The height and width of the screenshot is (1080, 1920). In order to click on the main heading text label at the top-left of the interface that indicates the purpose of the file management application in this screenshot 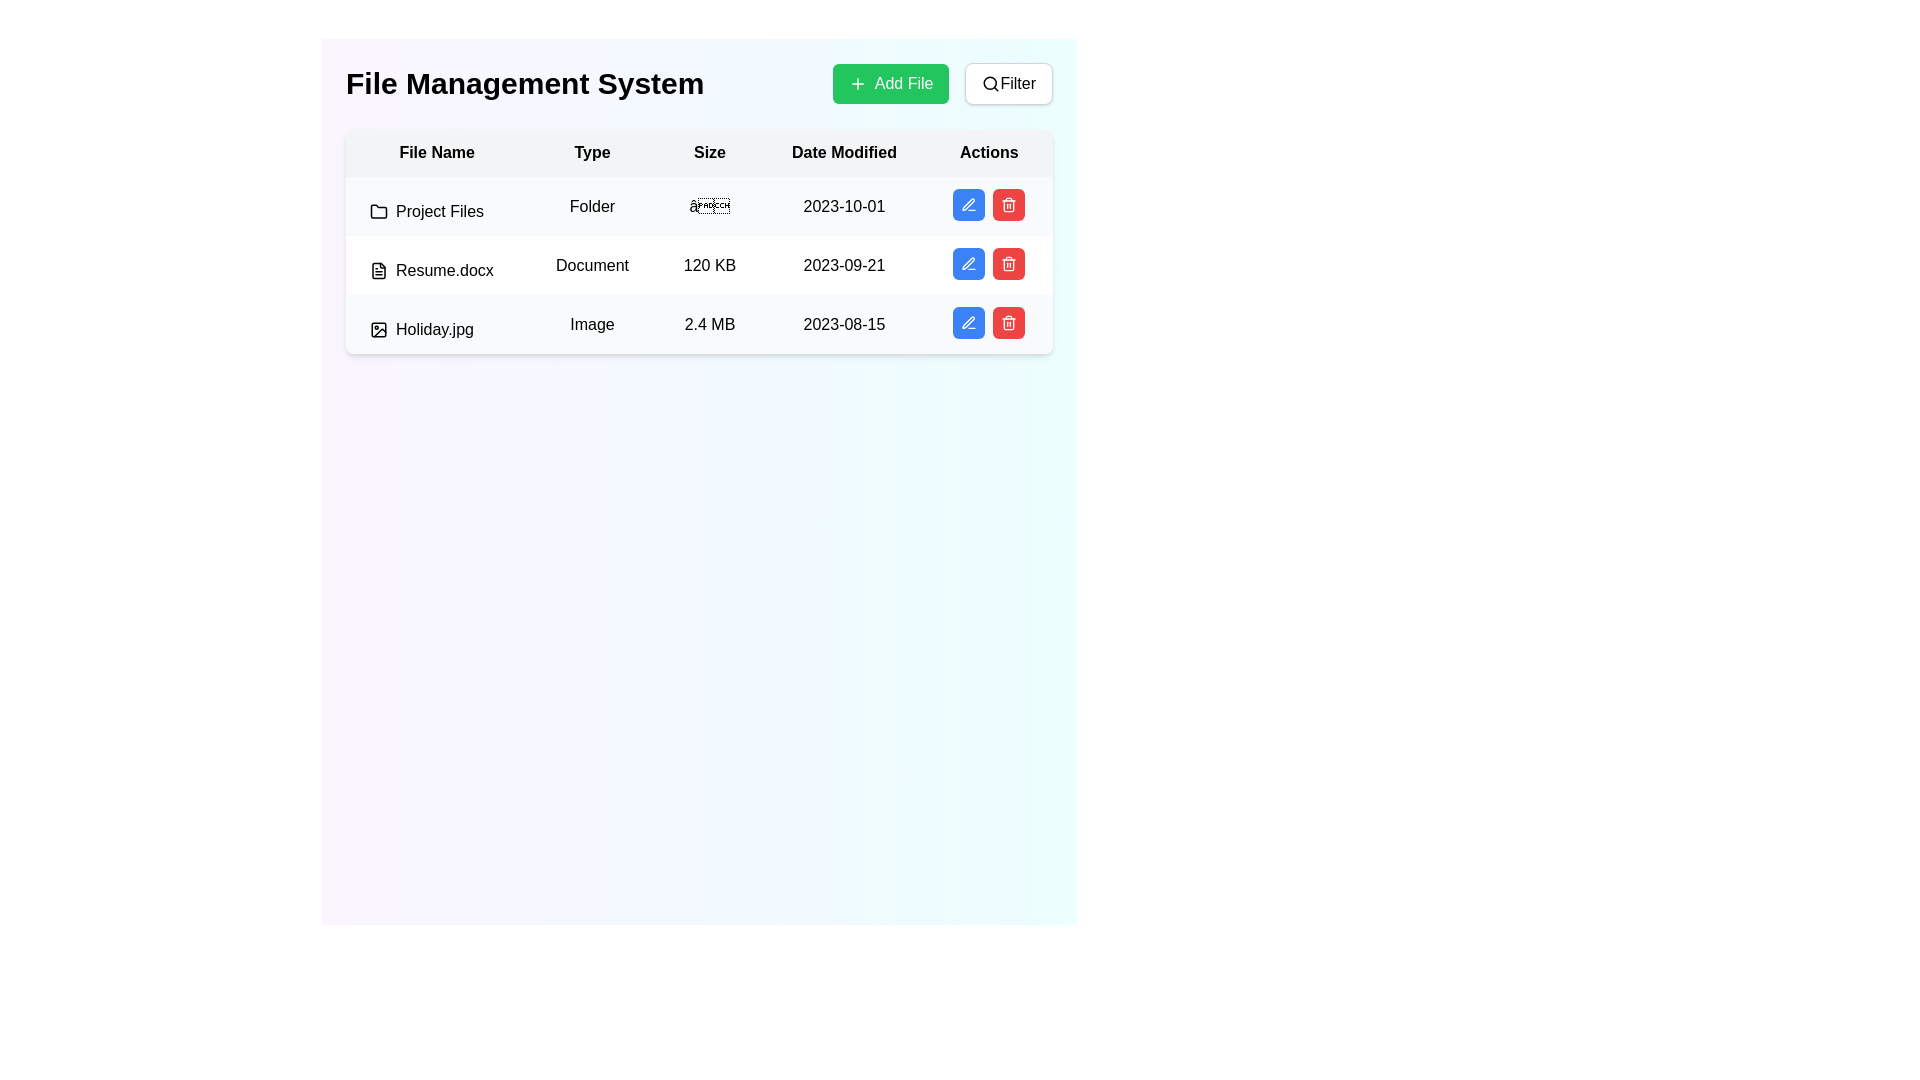, I will do `click(525, 83)`.